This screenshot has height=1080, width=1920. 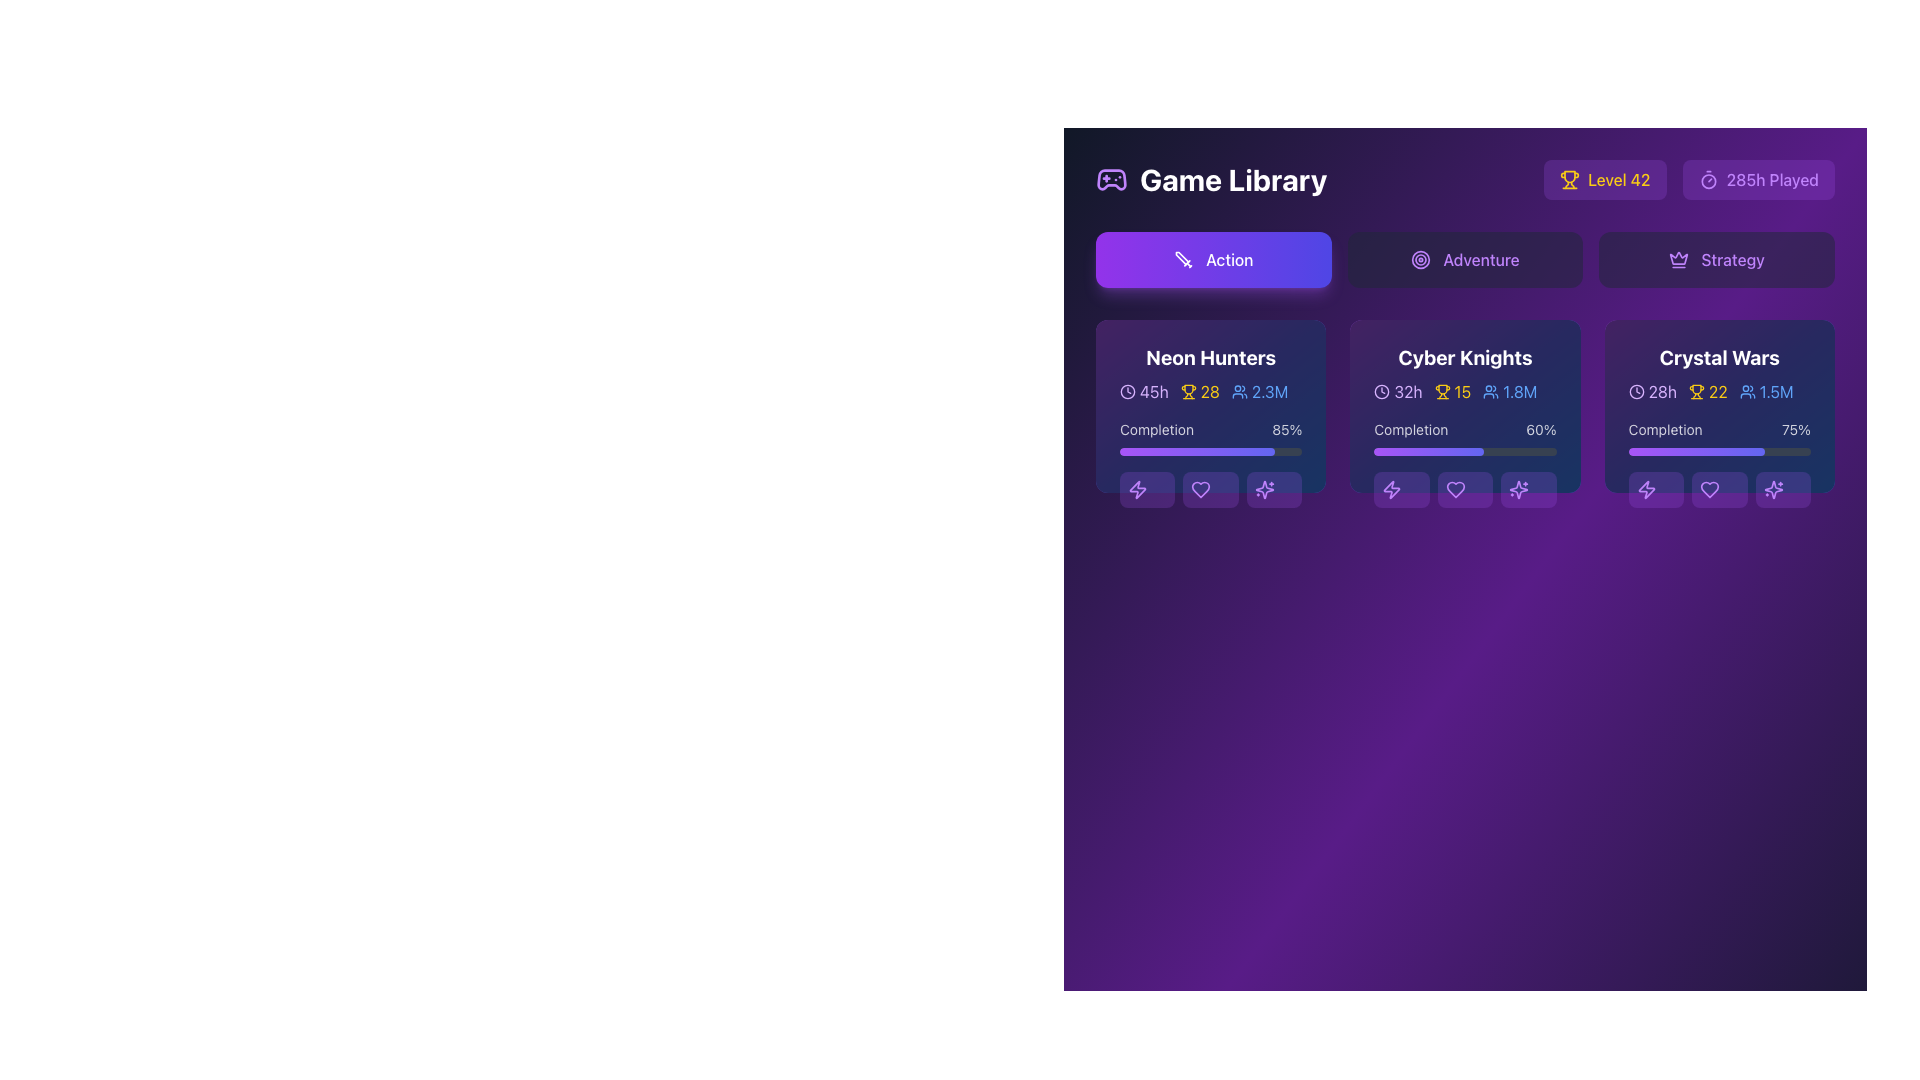 I want to click on the trophy icon representing 'Level 42' located in the top-right corner interface cluster, so click(x=1569, y=176).